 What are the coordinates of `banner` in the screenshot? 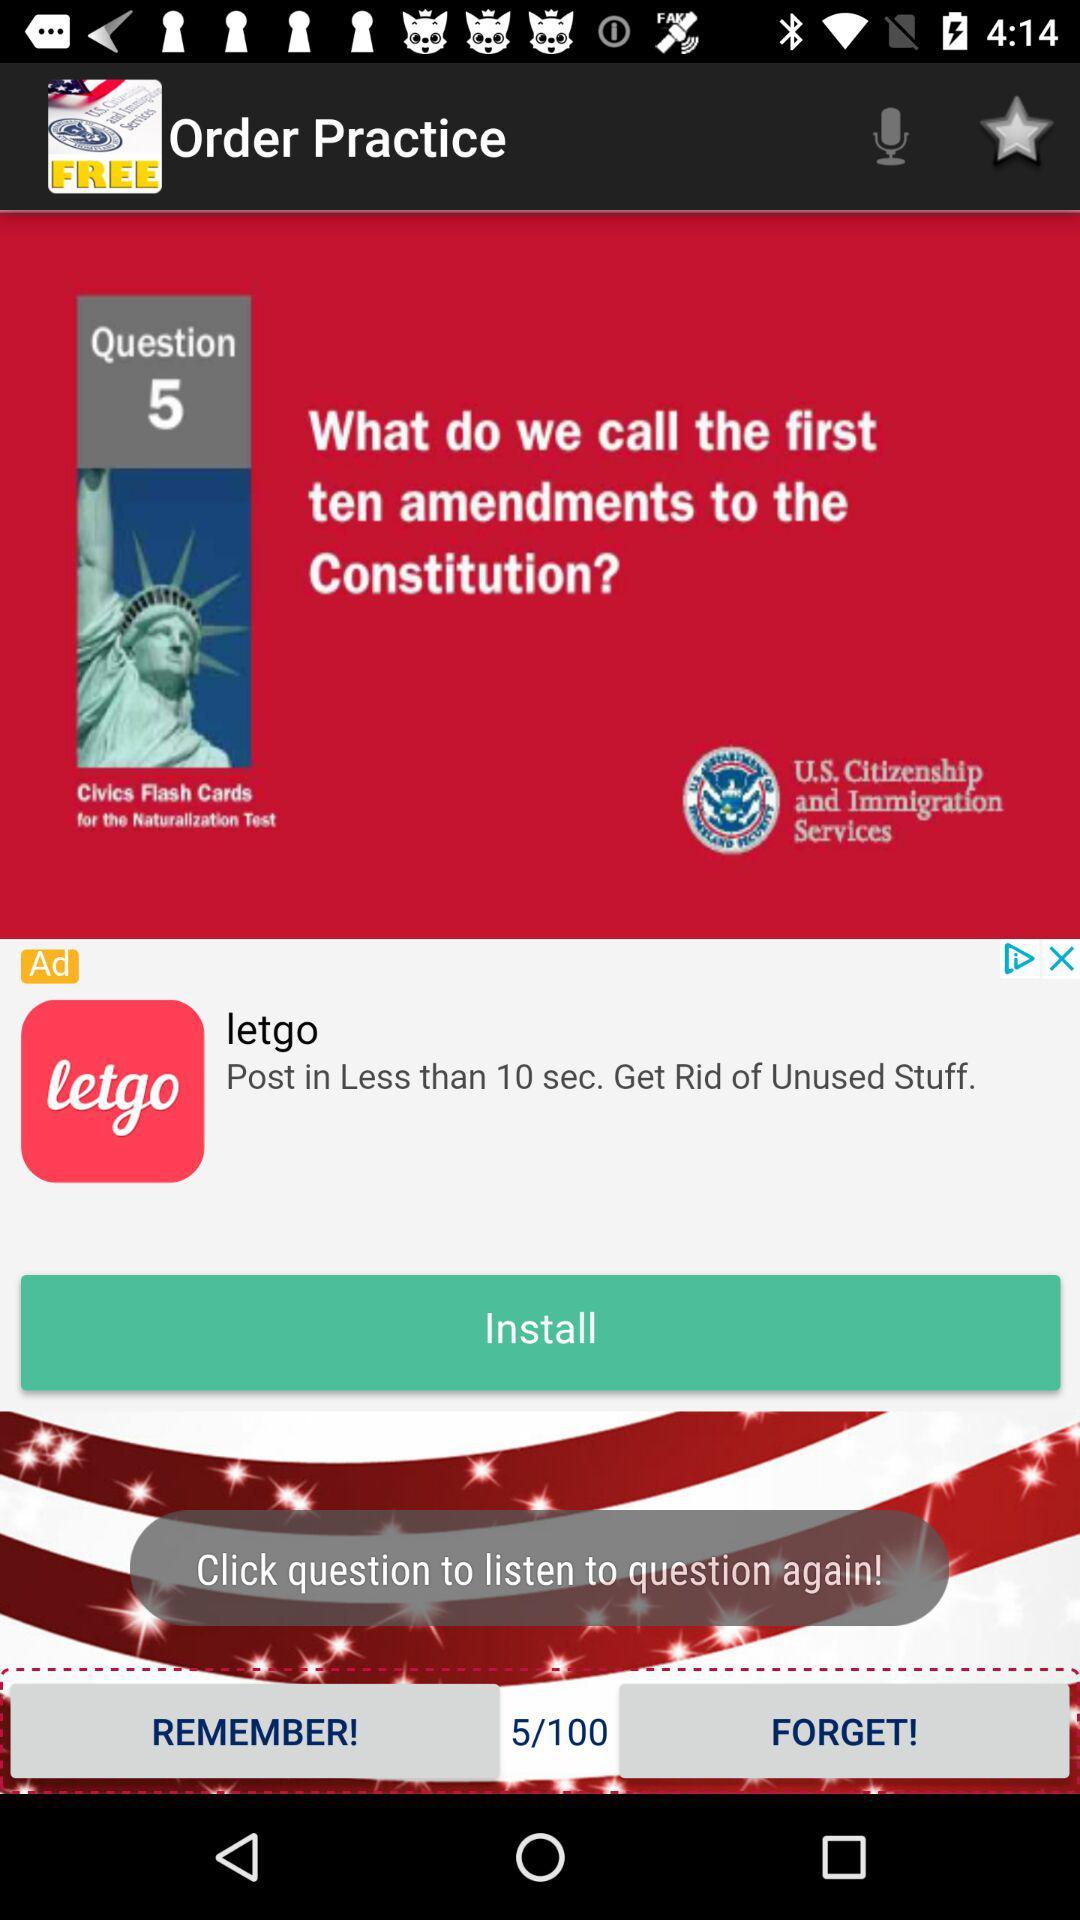 It's located at (540, 1175).